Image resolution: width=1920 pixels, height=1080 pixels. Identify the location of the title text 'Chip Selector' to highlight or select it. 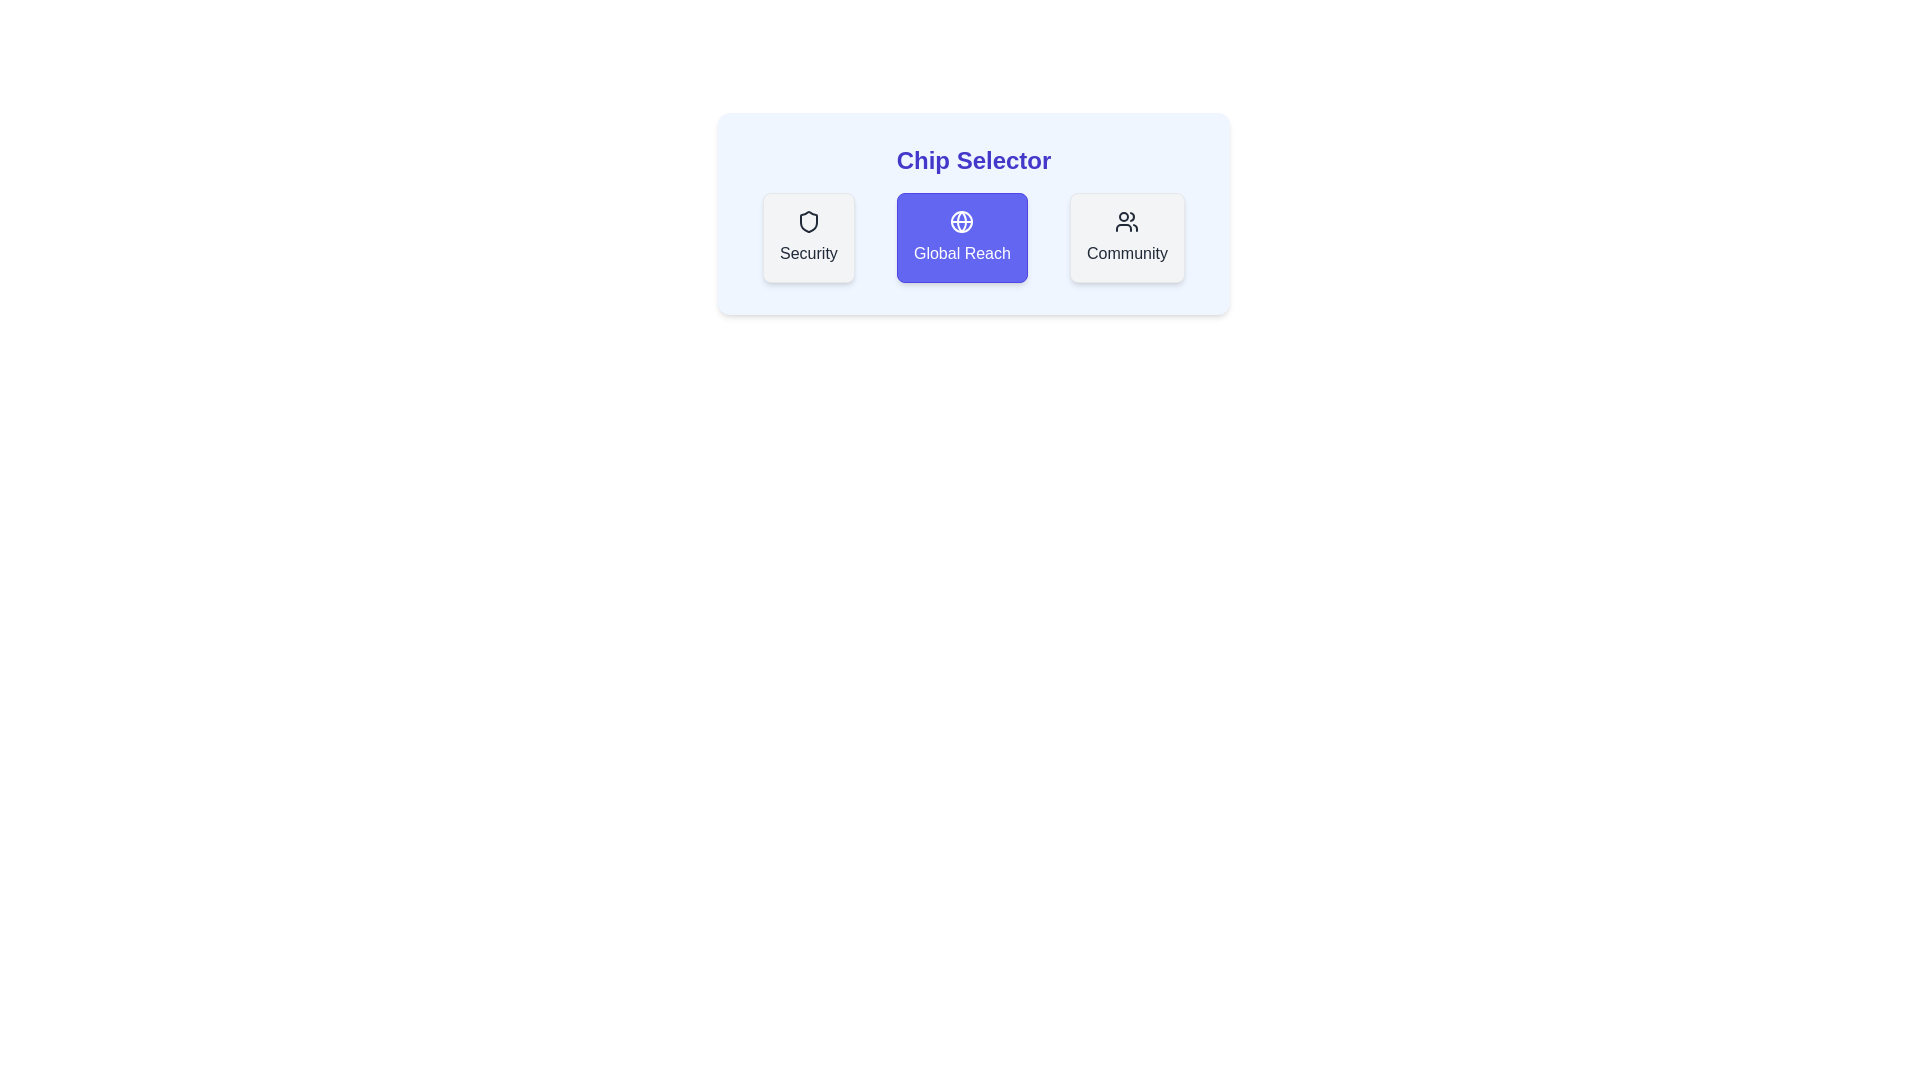
(974, 160).